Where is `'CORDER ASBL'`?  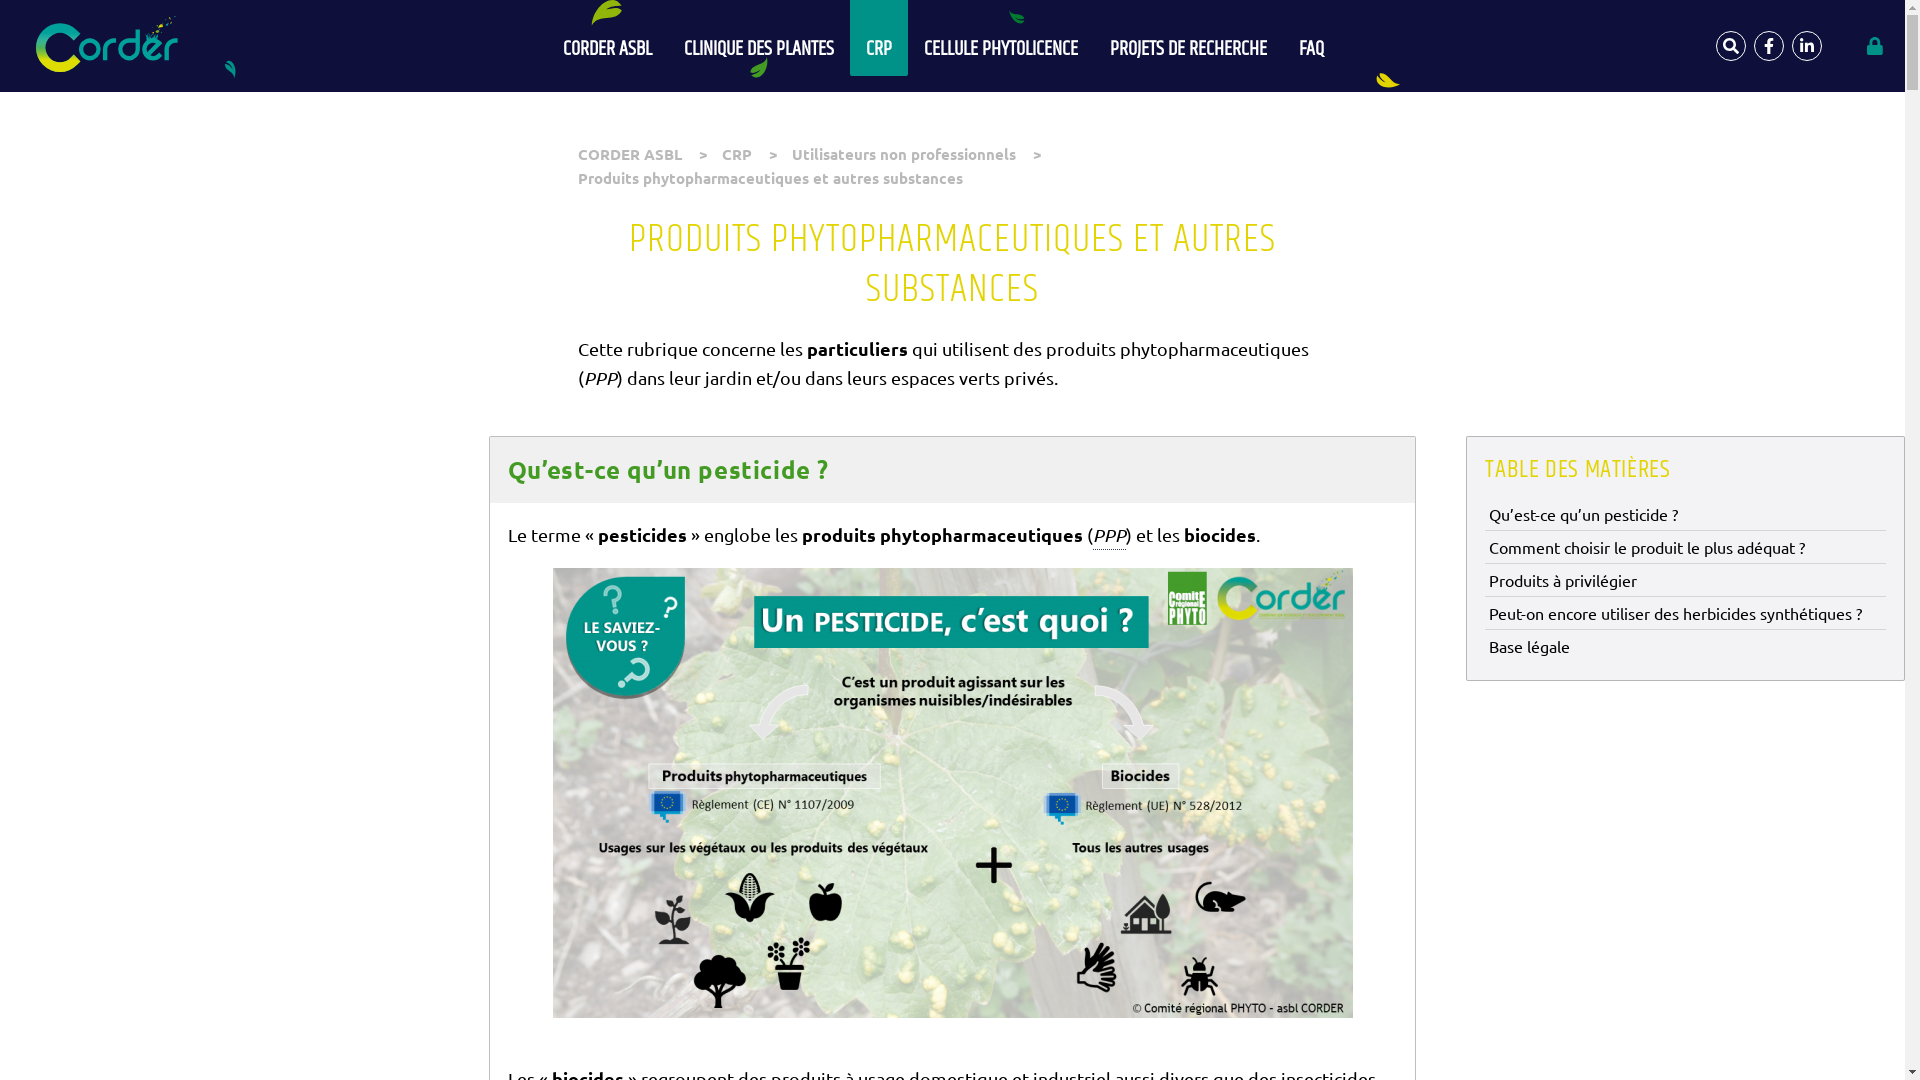
'CORDER ASBL' is located at coordinates (606, 38).